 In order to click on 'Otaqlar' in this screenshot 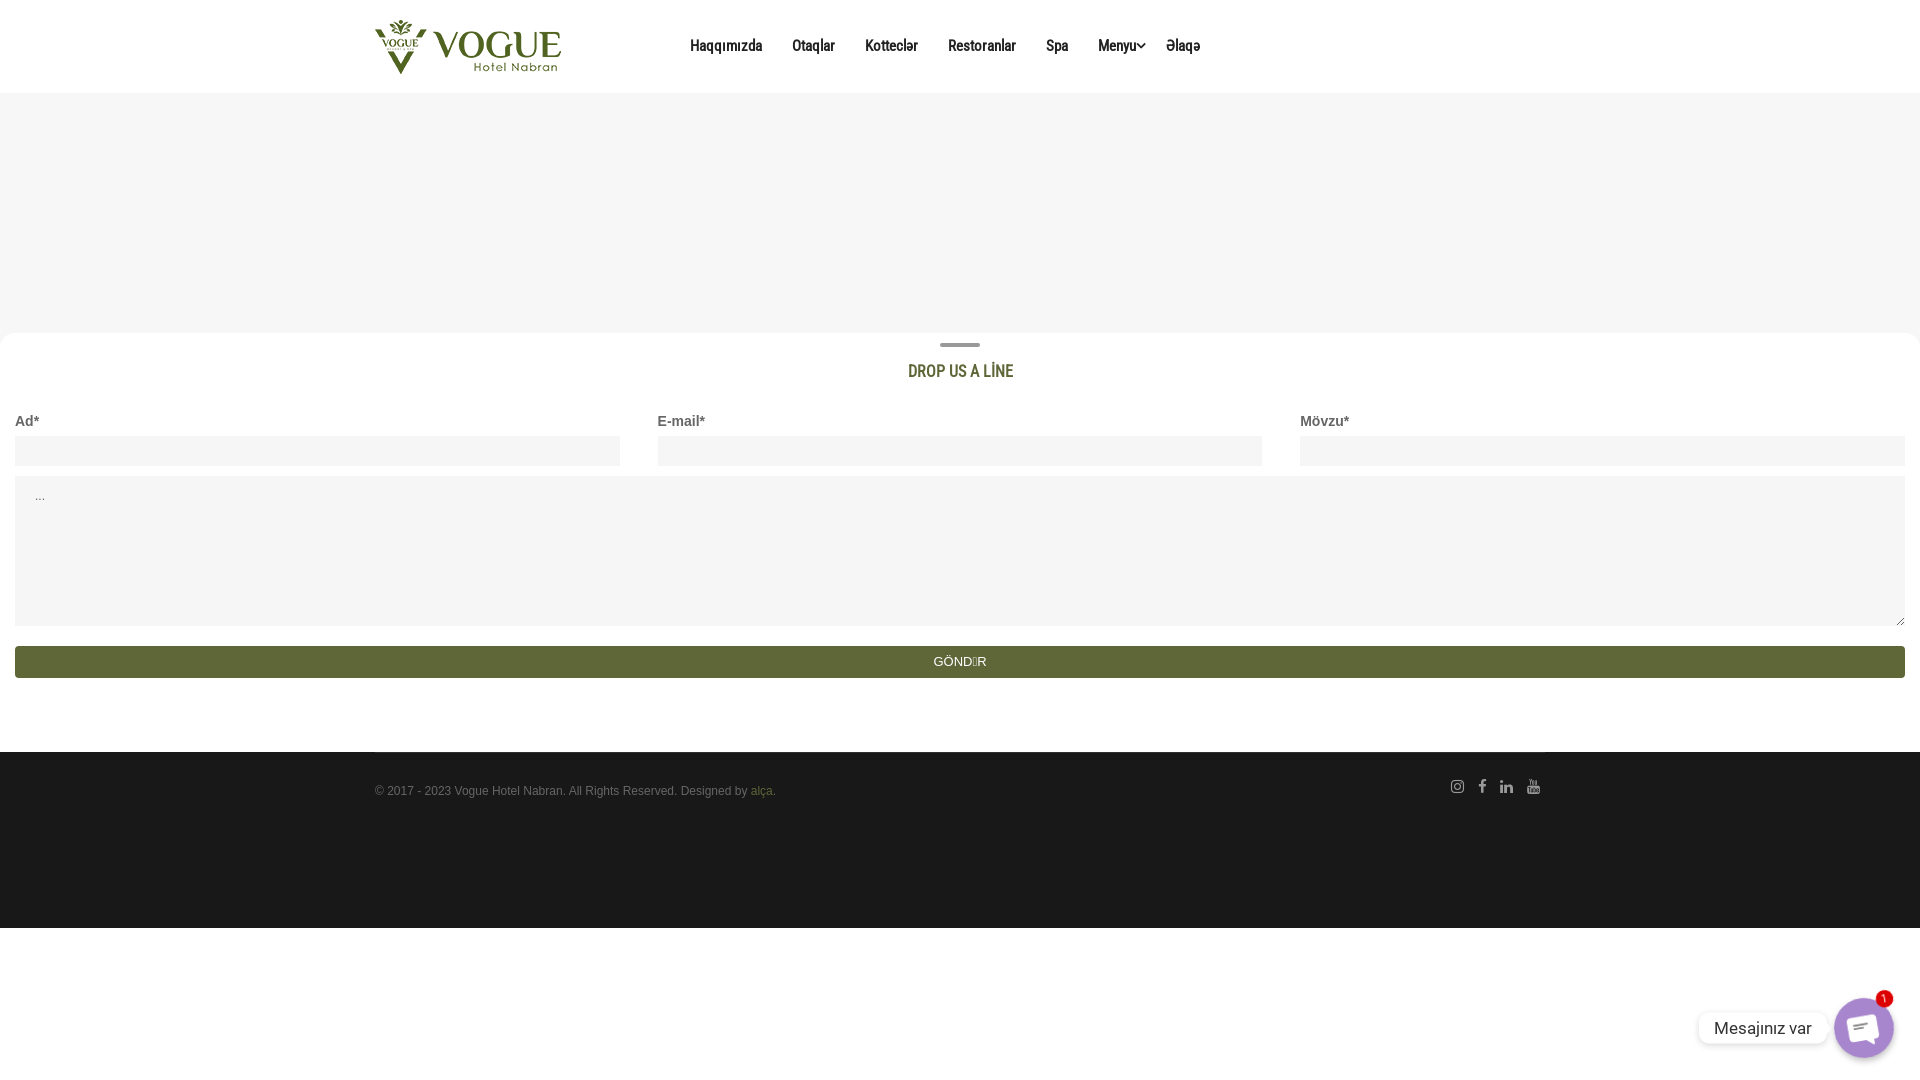, I will do `click(813, 45)`.